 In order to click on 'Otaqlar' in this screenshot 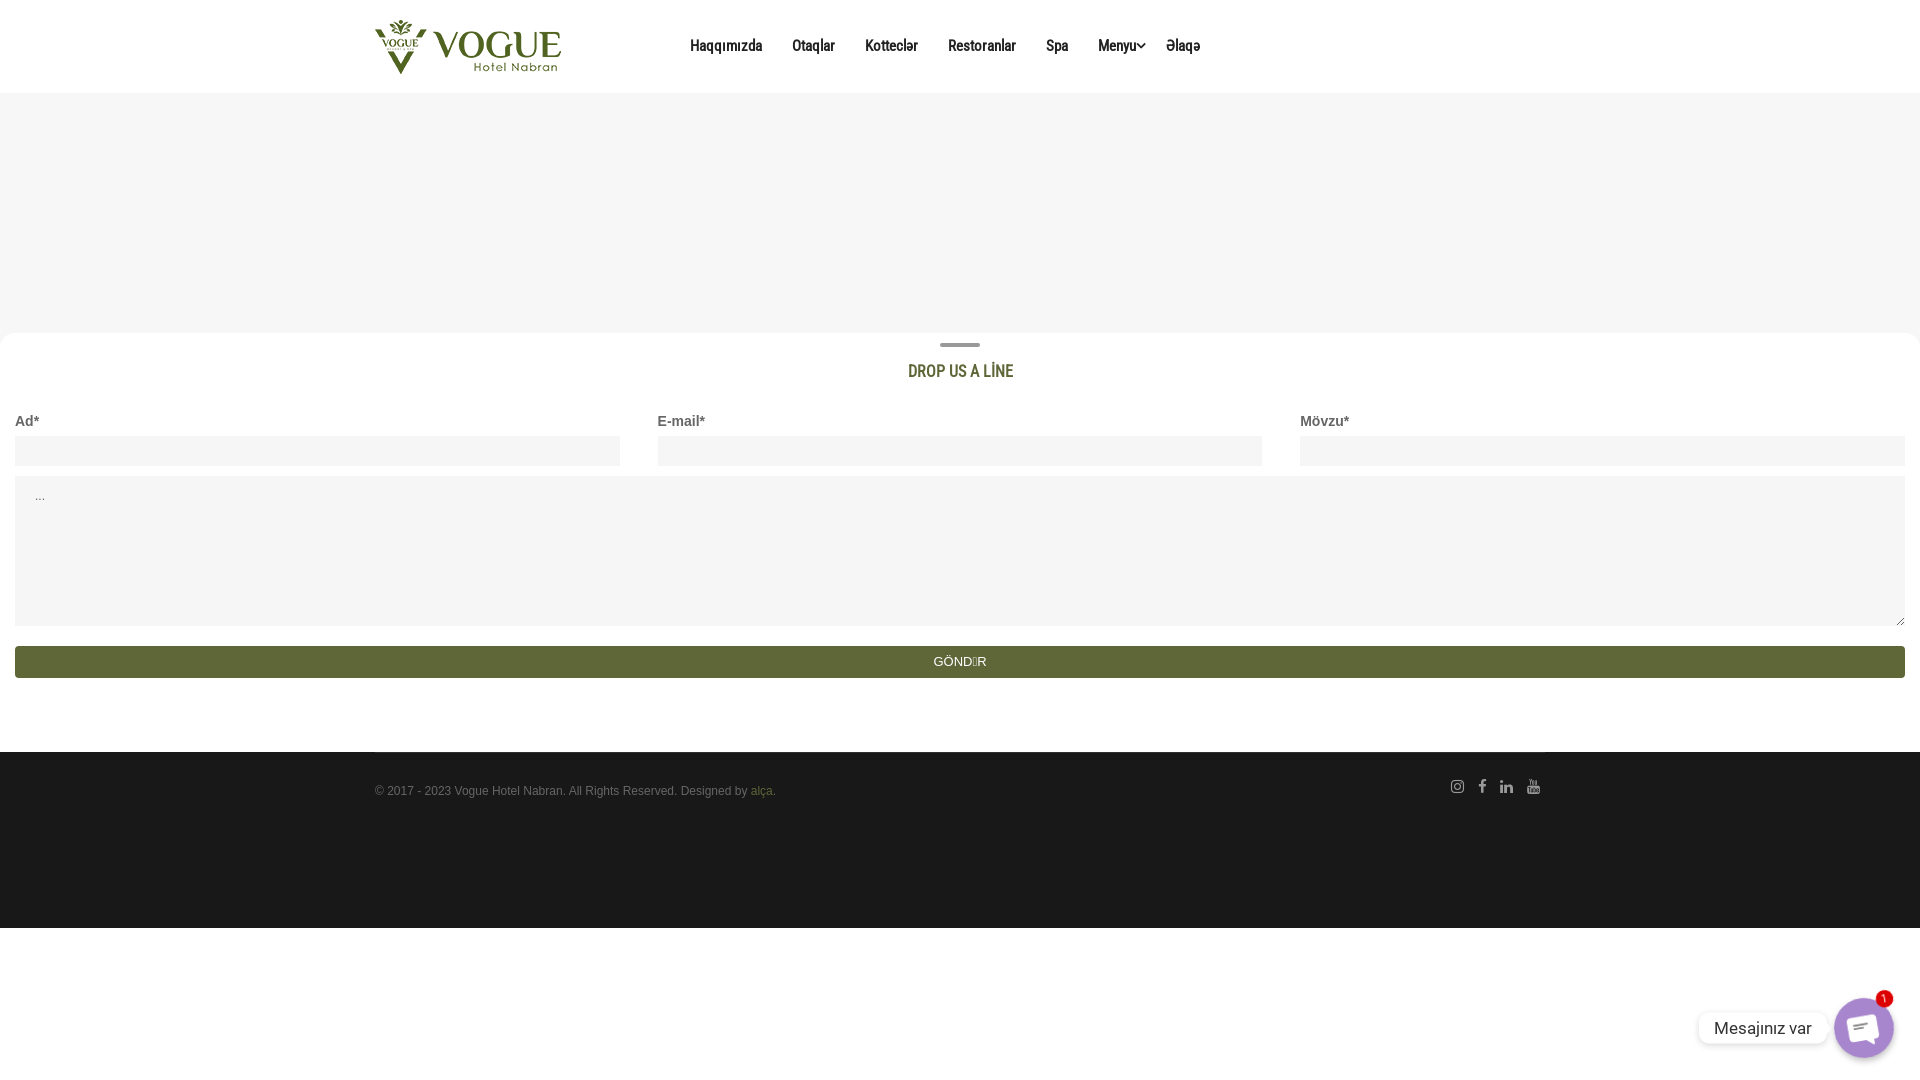, I will do `click(813, 45)`.